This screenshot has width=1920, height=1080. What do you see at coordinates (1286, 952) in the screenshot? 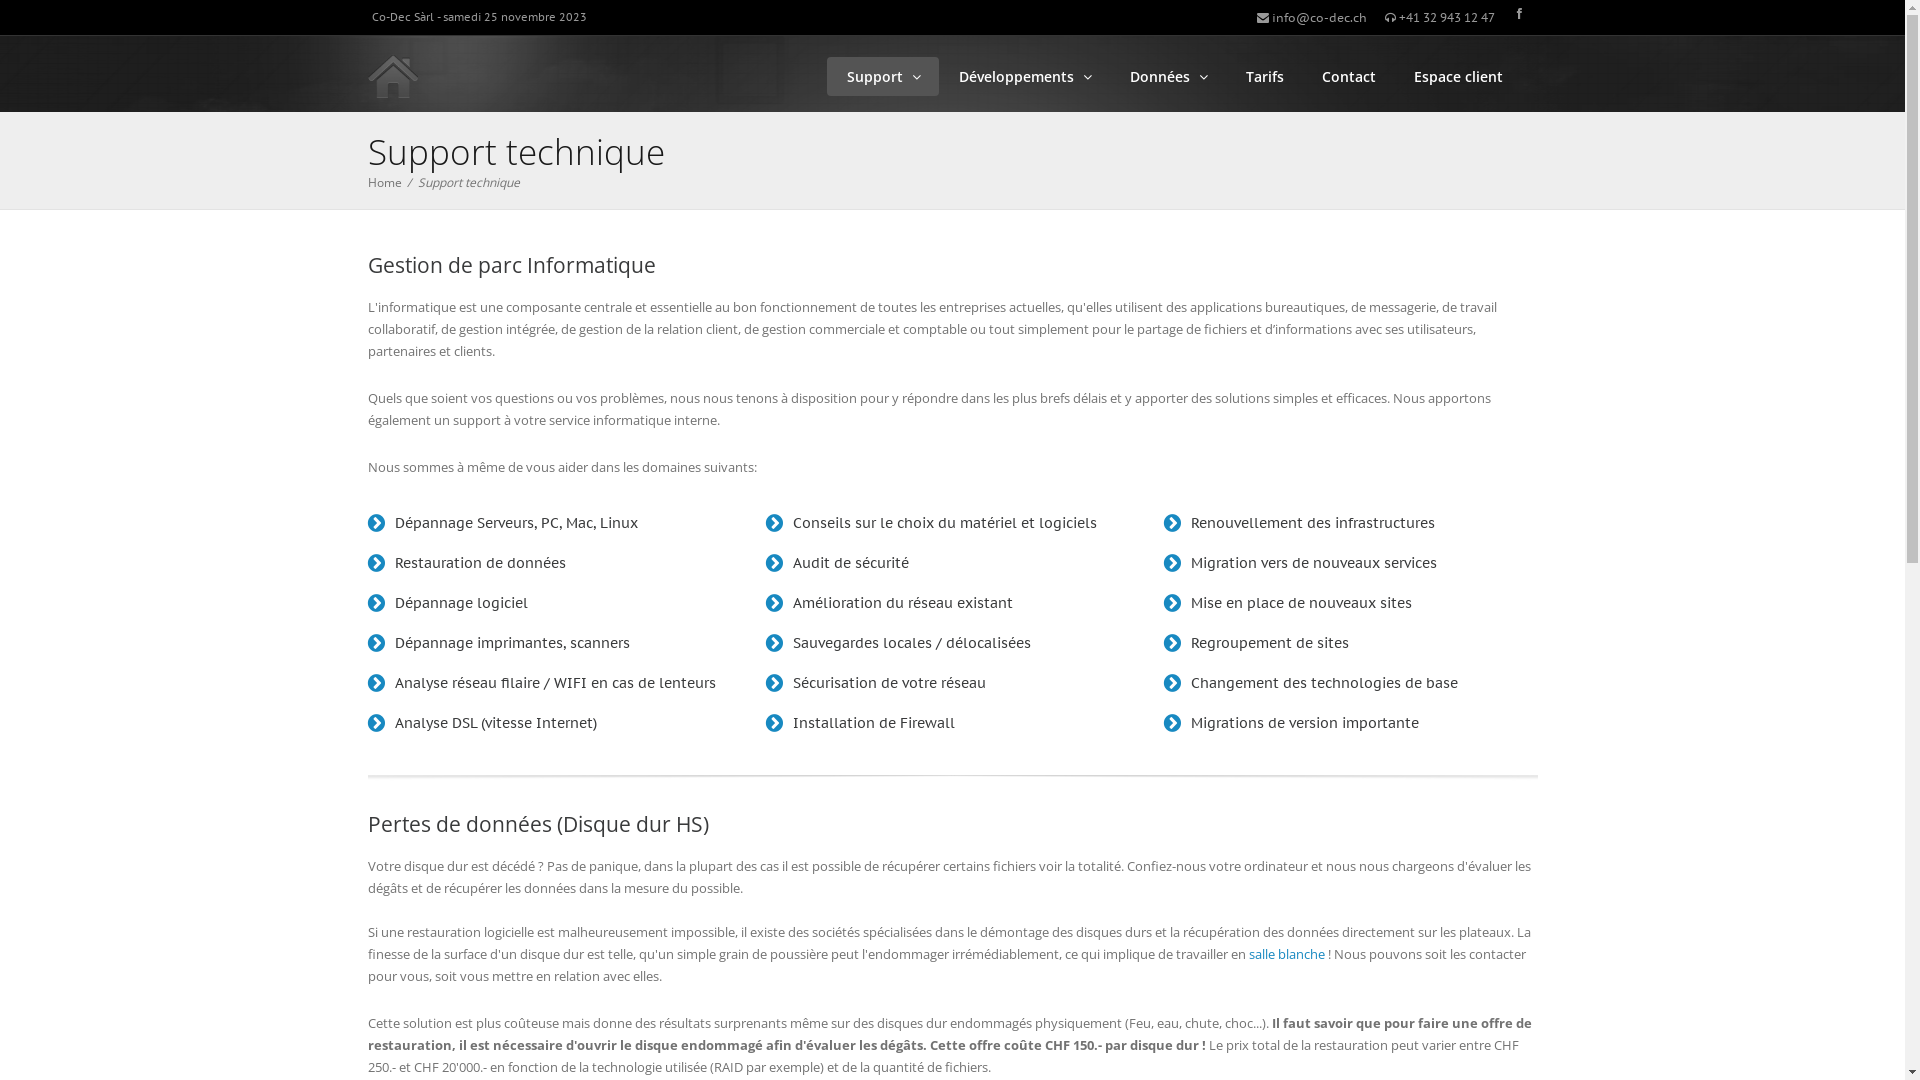
I see `'salle blanche'` at bounding box center [1286, 952].